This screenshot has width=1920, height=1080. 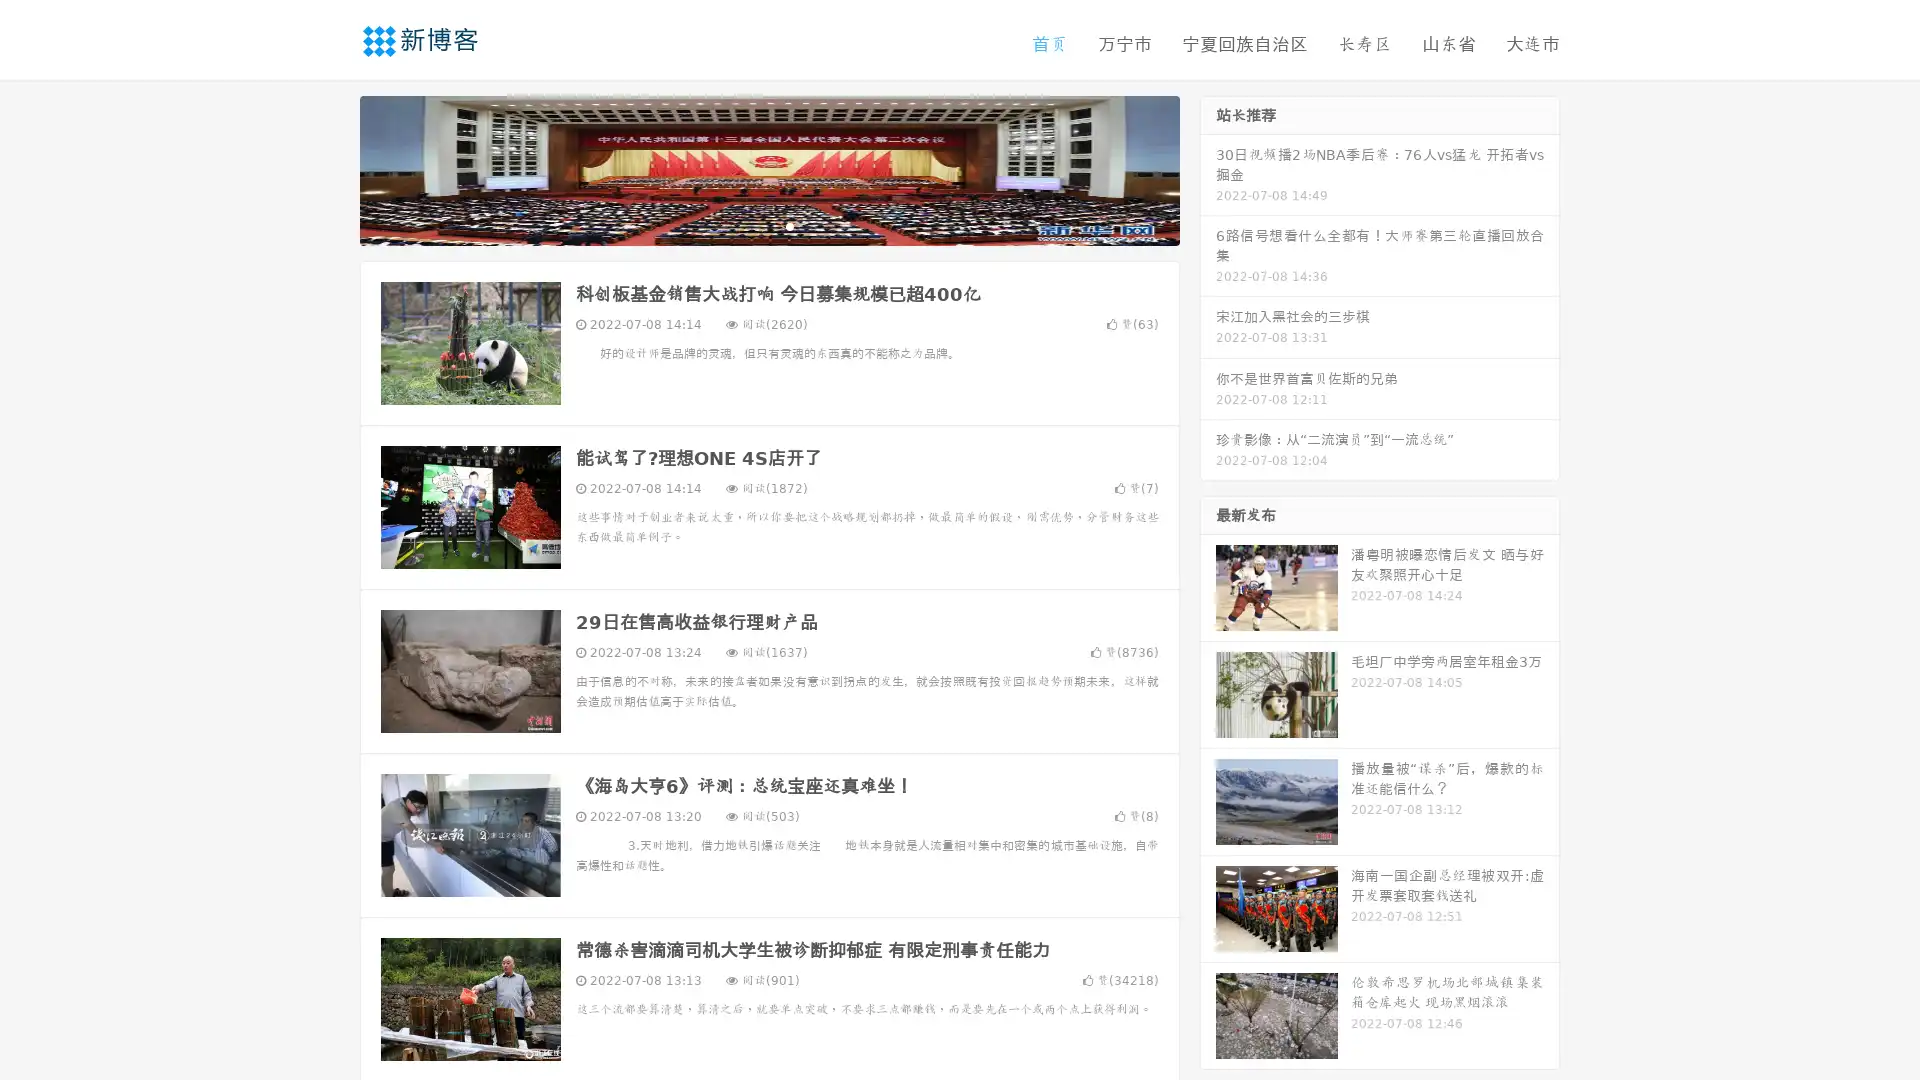 I want to click on Go to slide 3, so click(x=789, y=225).